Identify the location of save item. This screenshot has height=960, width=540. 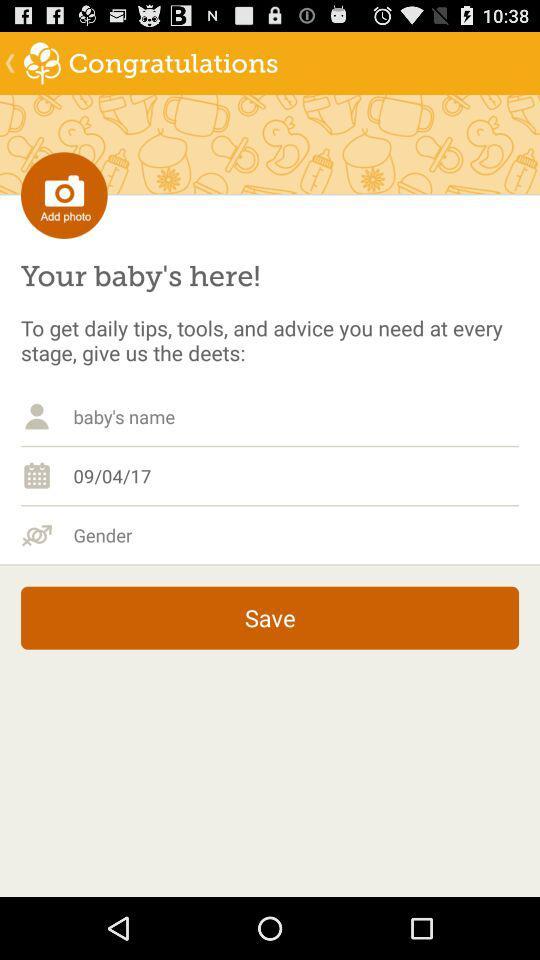
(270, 616).